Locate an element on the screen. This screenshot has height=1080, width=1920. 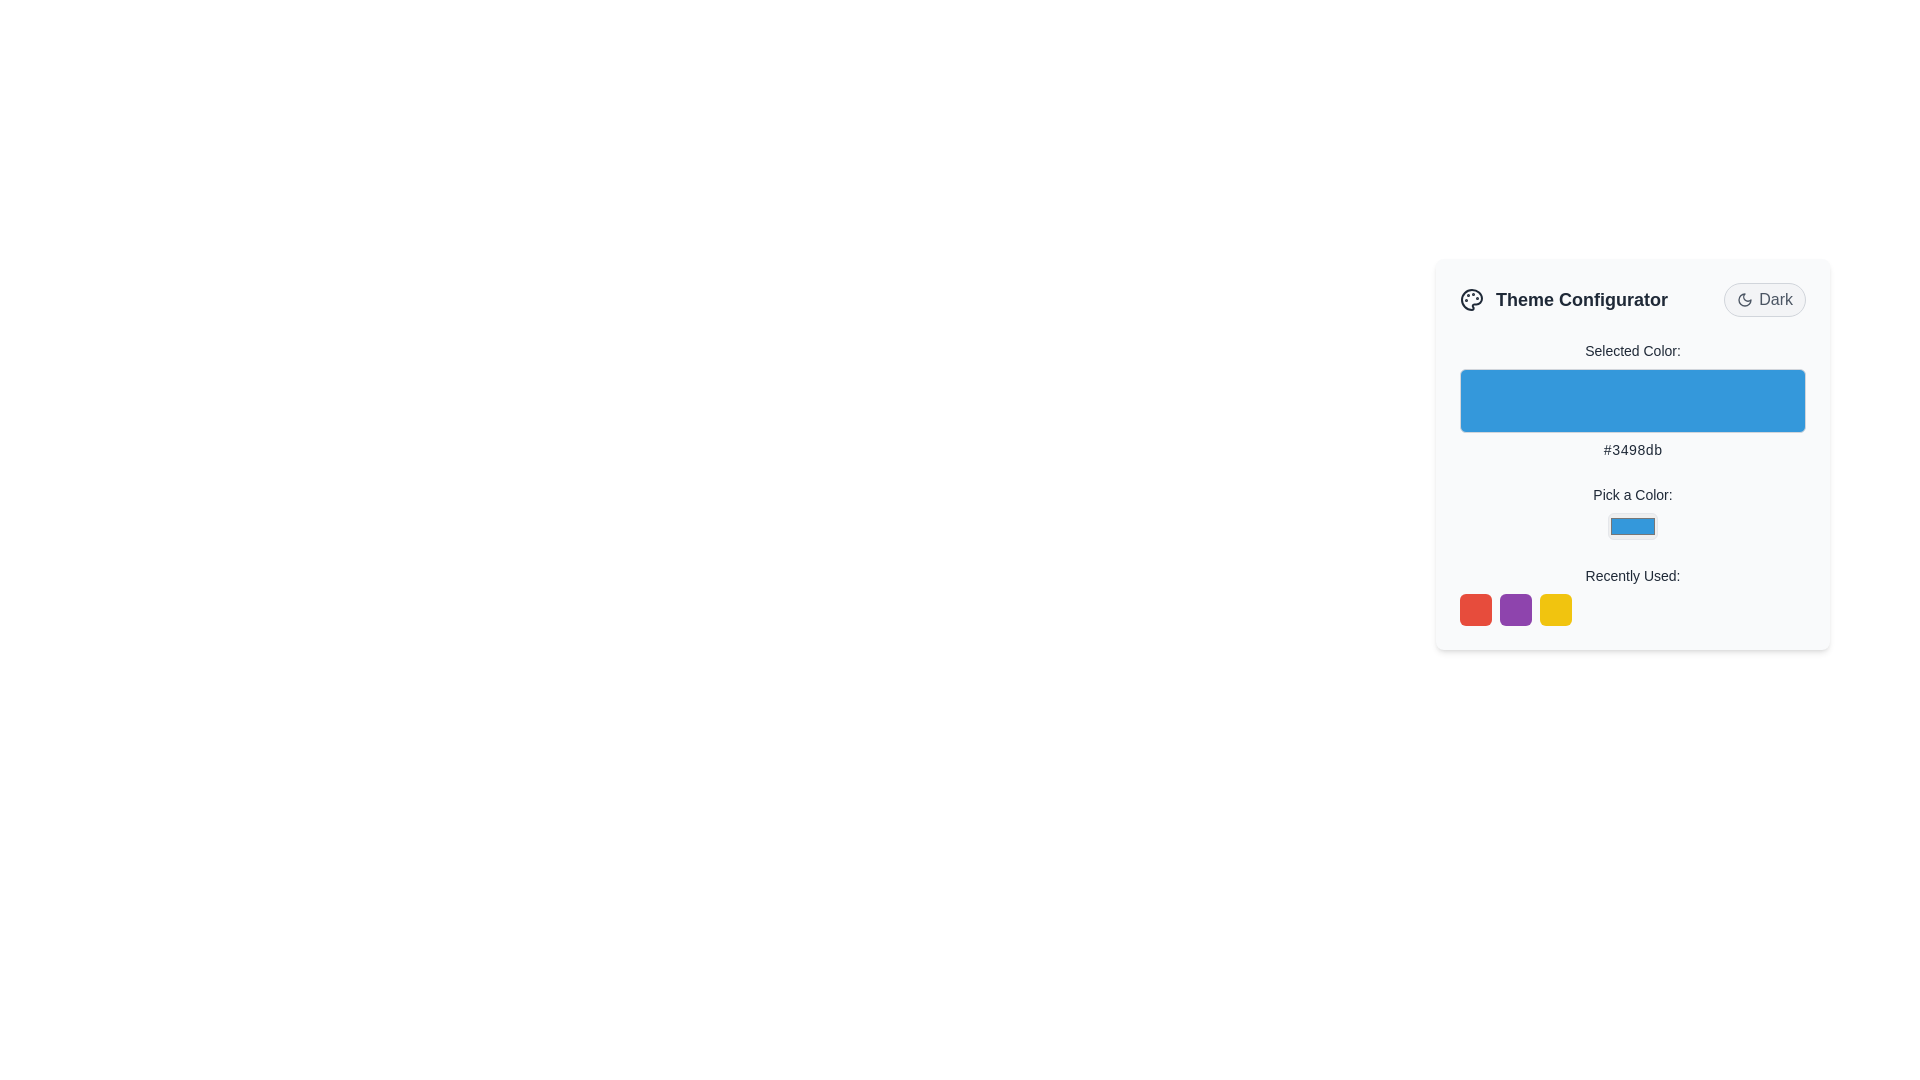
the text label displaying 'Recently Used:' located in the Theme Configurator card to understand the meaning of the subsequent items is located at coordinates (1632, 575).